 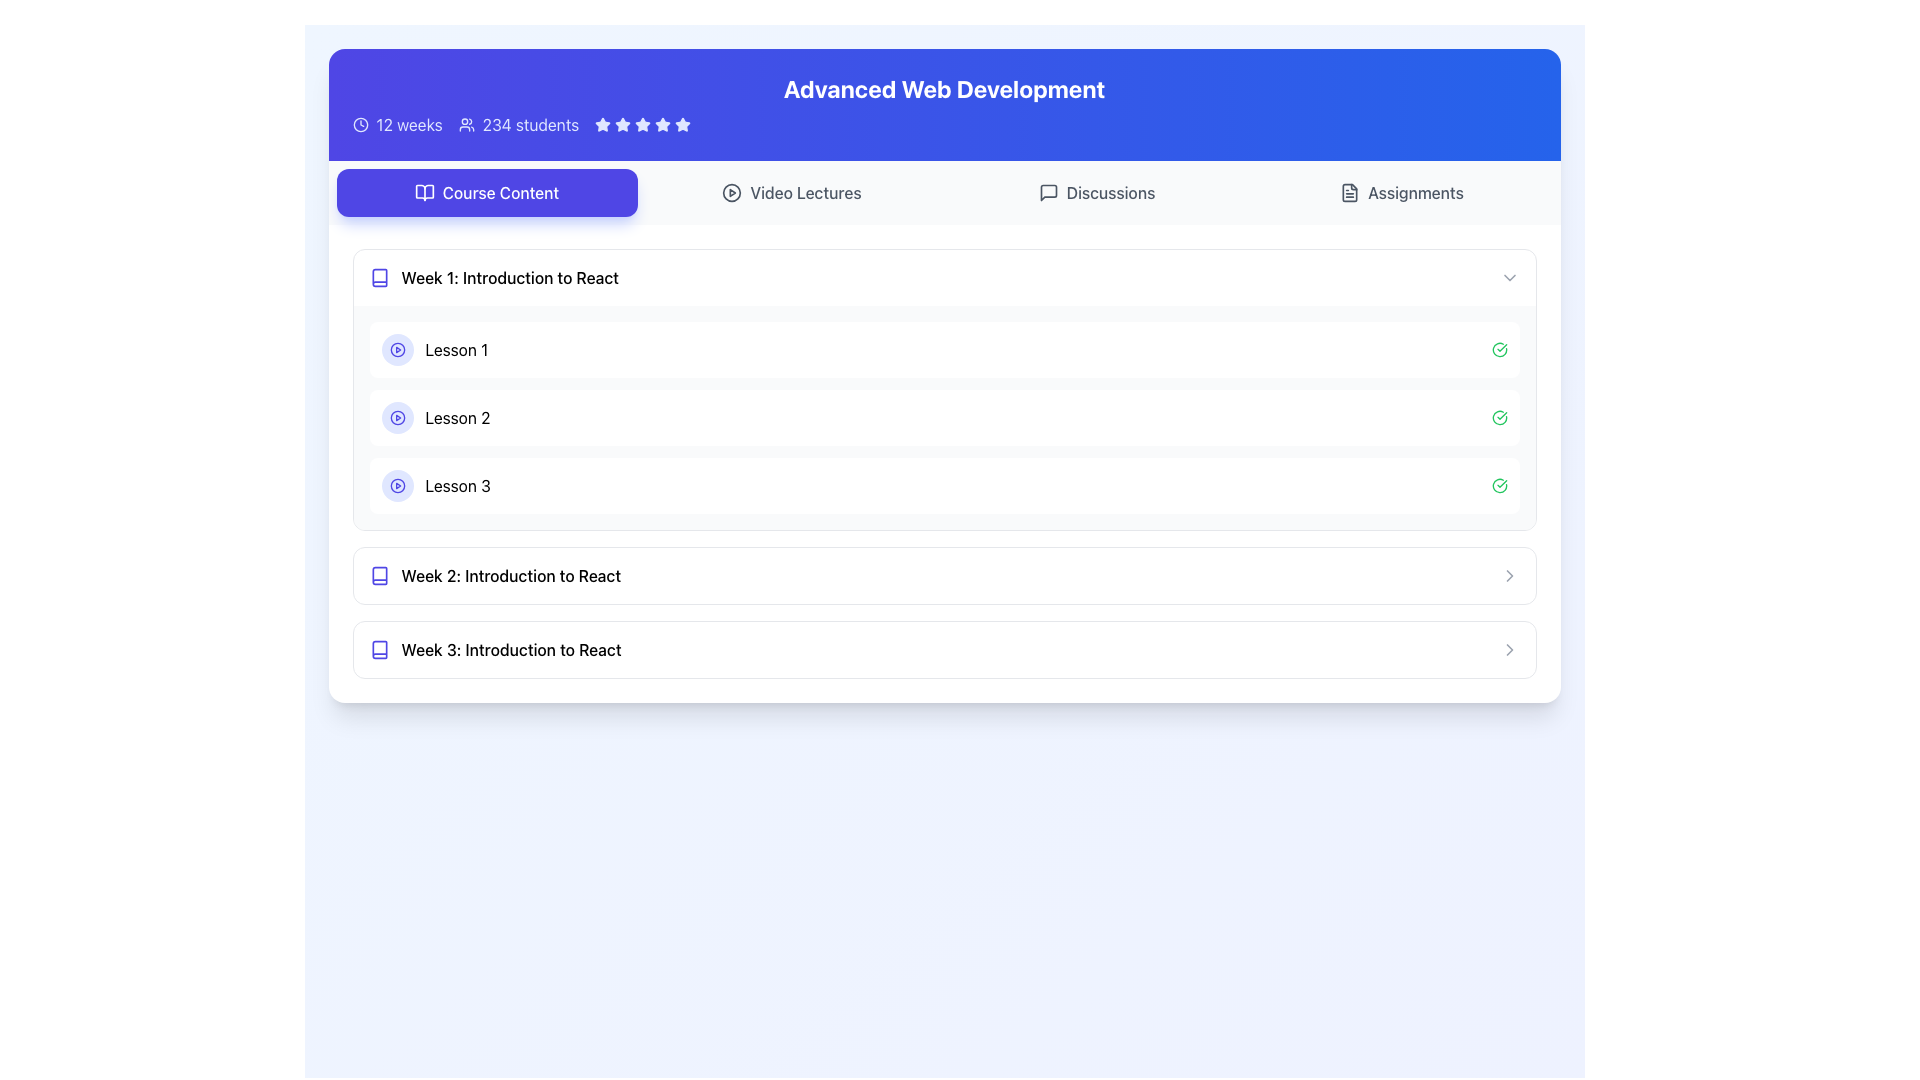 I want to click on the icon representing the 'Course Content' section, so click(x=423, y=192).